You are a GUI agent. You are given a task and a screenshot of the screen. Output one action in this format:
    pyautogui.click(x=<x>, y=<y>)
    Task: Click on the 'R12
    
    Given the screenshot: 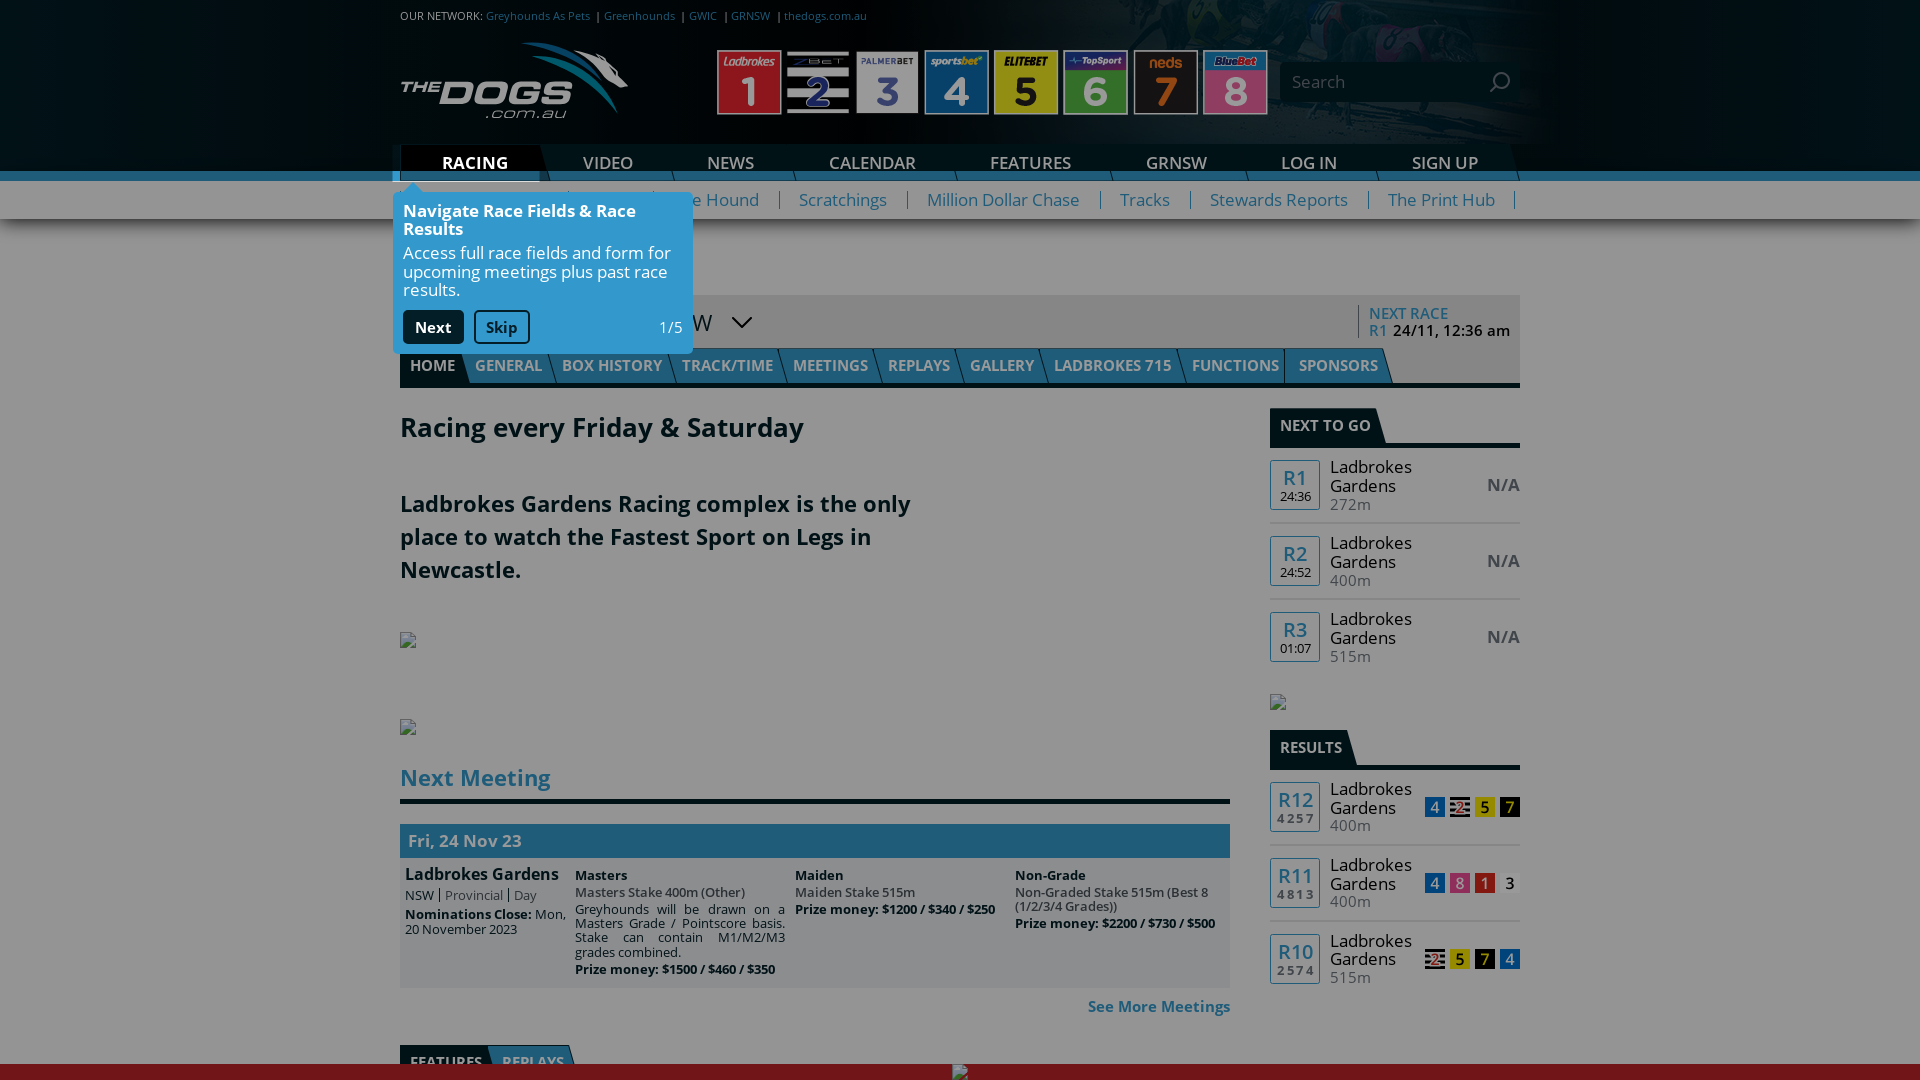 What is the action you would take?
    pyautogui.click(x=1394, y=805)
    